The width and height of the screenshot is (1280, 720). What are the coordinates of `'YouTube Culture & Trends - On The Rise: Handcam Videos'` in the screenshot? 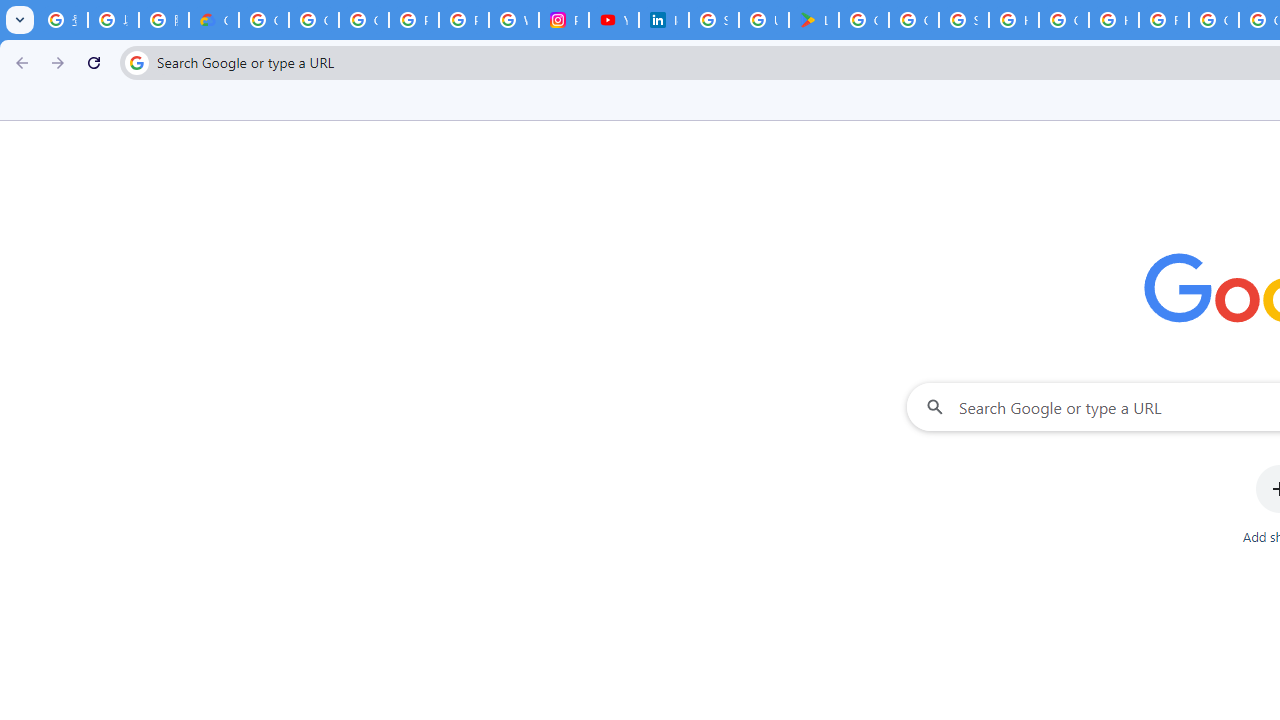 It's located at (612, 20).